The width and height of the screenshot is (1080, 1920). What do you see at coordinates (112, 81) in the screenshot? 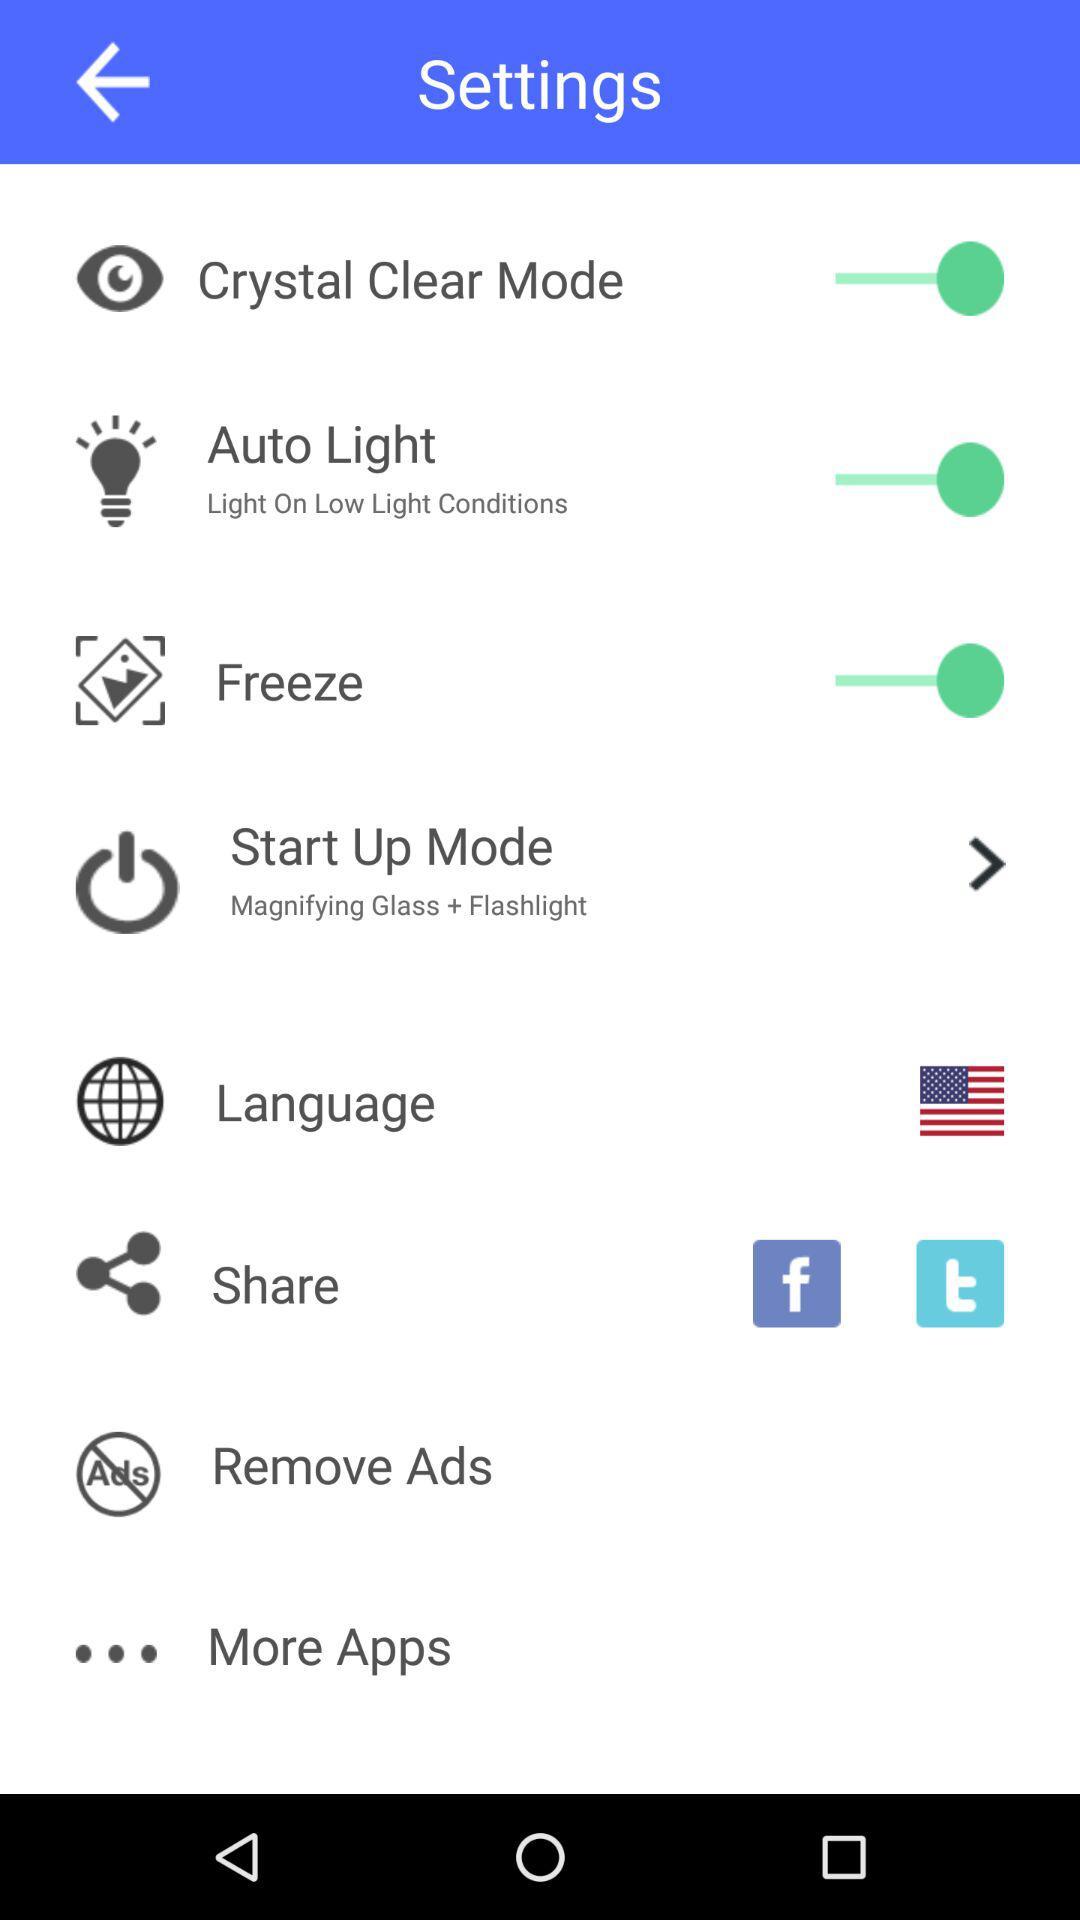
I see `go back` at bounding box center [112, 81].